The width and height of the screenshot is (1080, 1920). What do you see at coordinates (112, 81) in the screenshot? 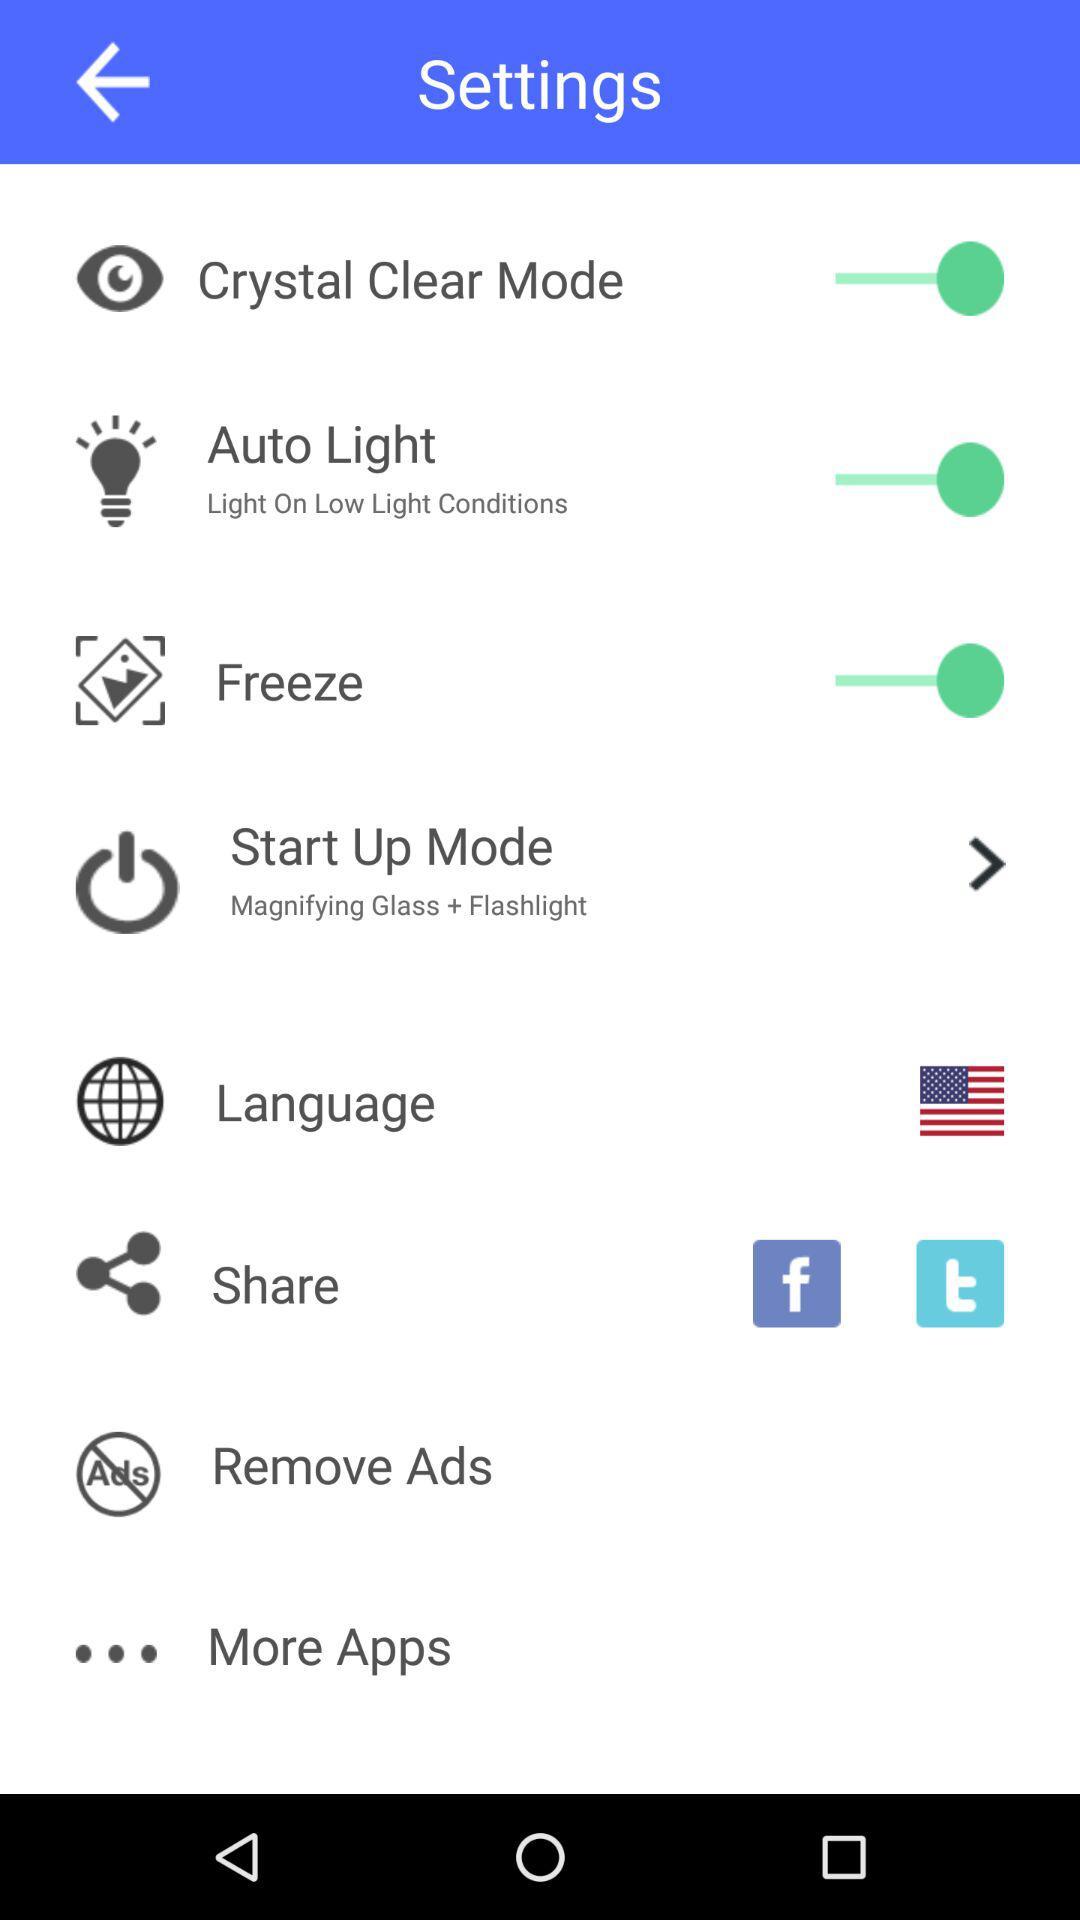
I see `go back` at bounding box center [112, 81].